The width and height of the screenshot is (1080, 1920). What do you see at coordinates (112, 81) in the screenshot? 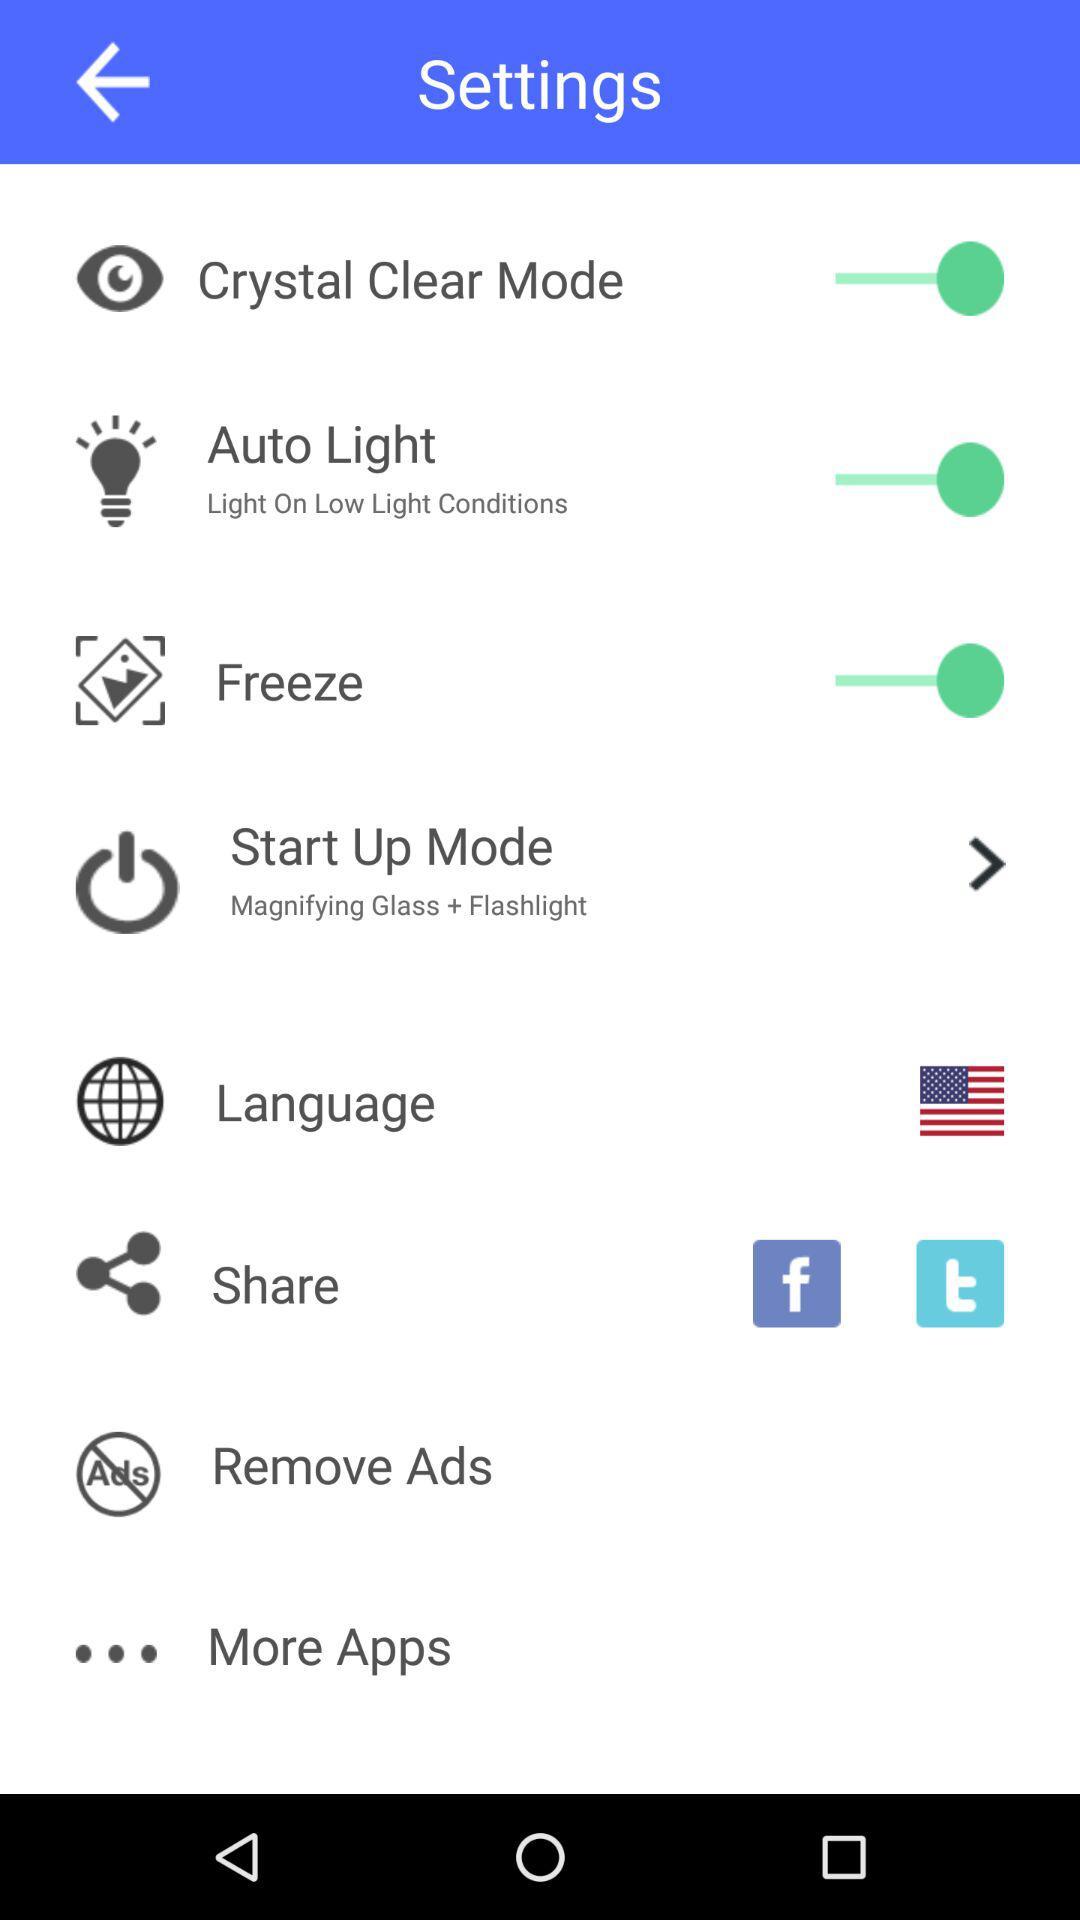
I see `go back` at bounding box center [112, 81].